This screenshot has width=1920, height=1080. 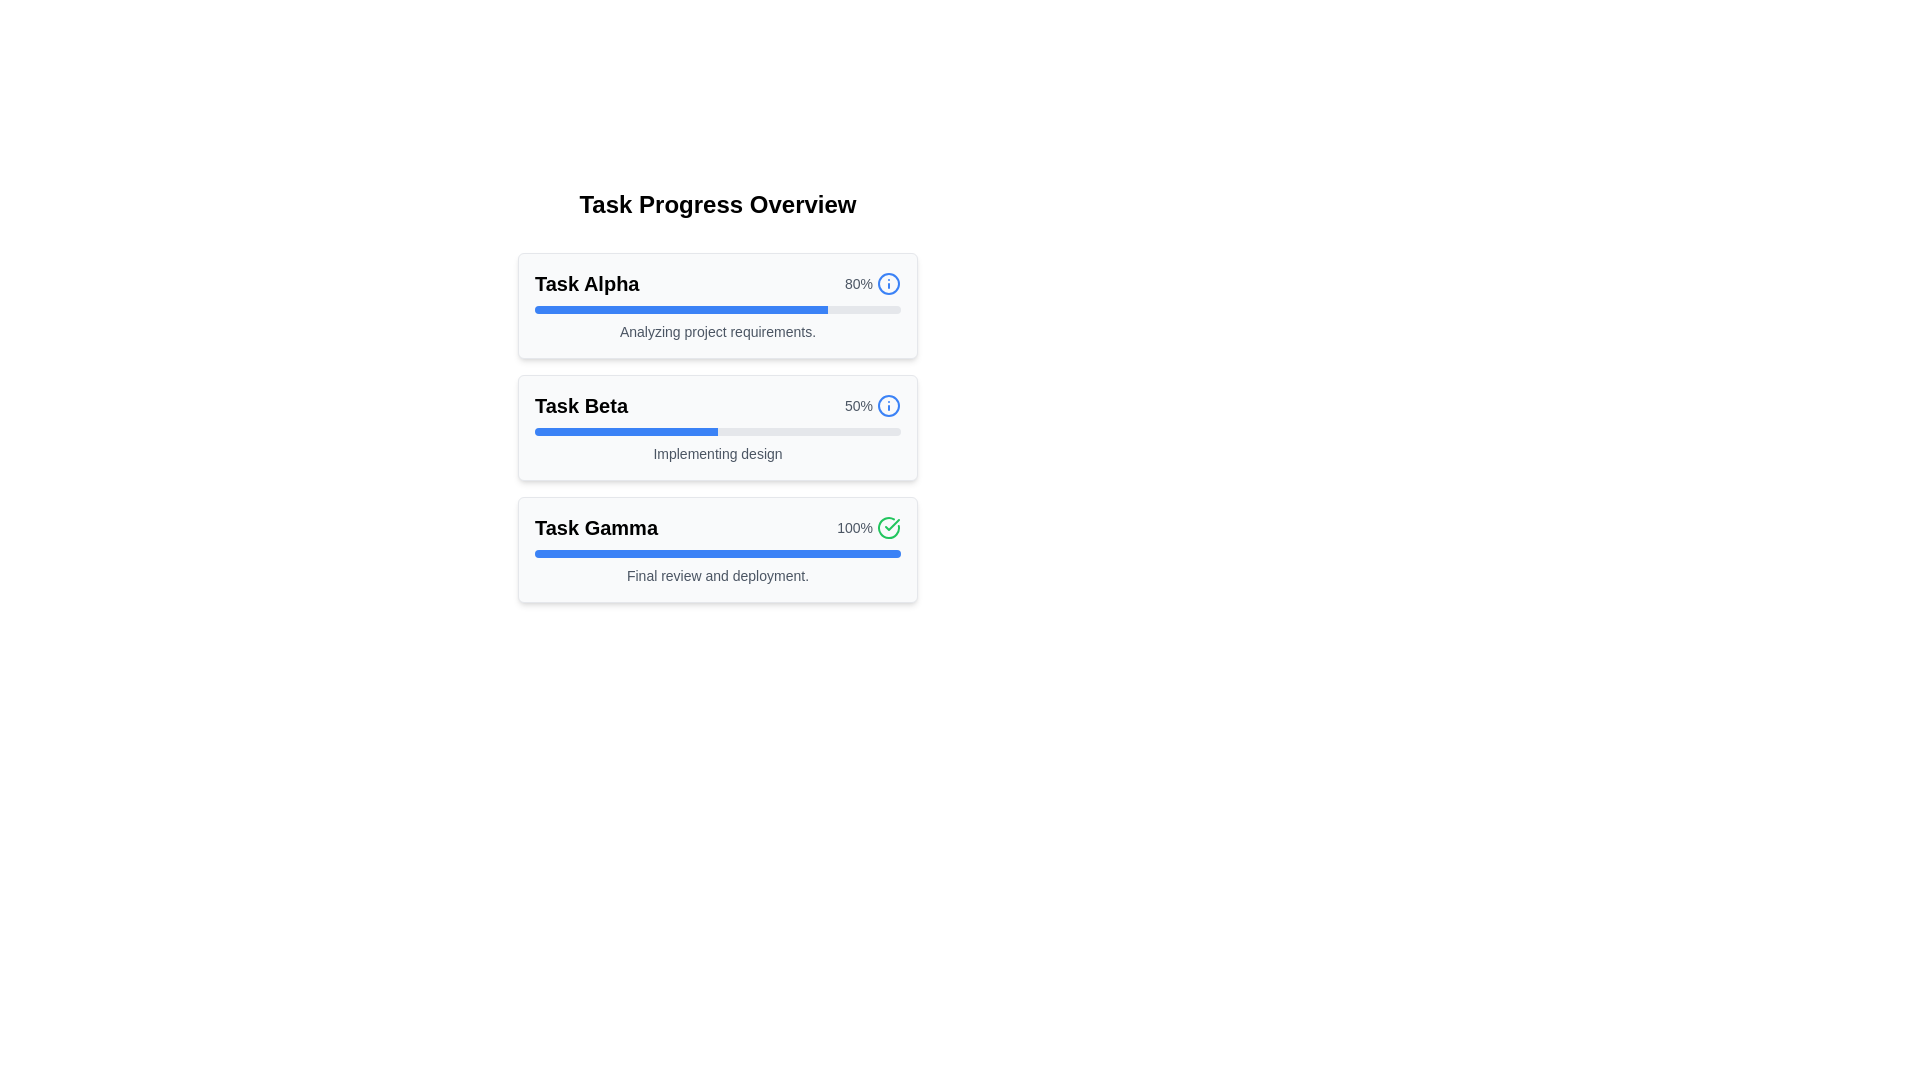 What do you see at coordinates (625, 431) in the screenshot?
I see `the blue-filled segment of the progress bar labeled 'Task Beta' in the 'Task Progress Overview' section` at bounding box center [625, 431].